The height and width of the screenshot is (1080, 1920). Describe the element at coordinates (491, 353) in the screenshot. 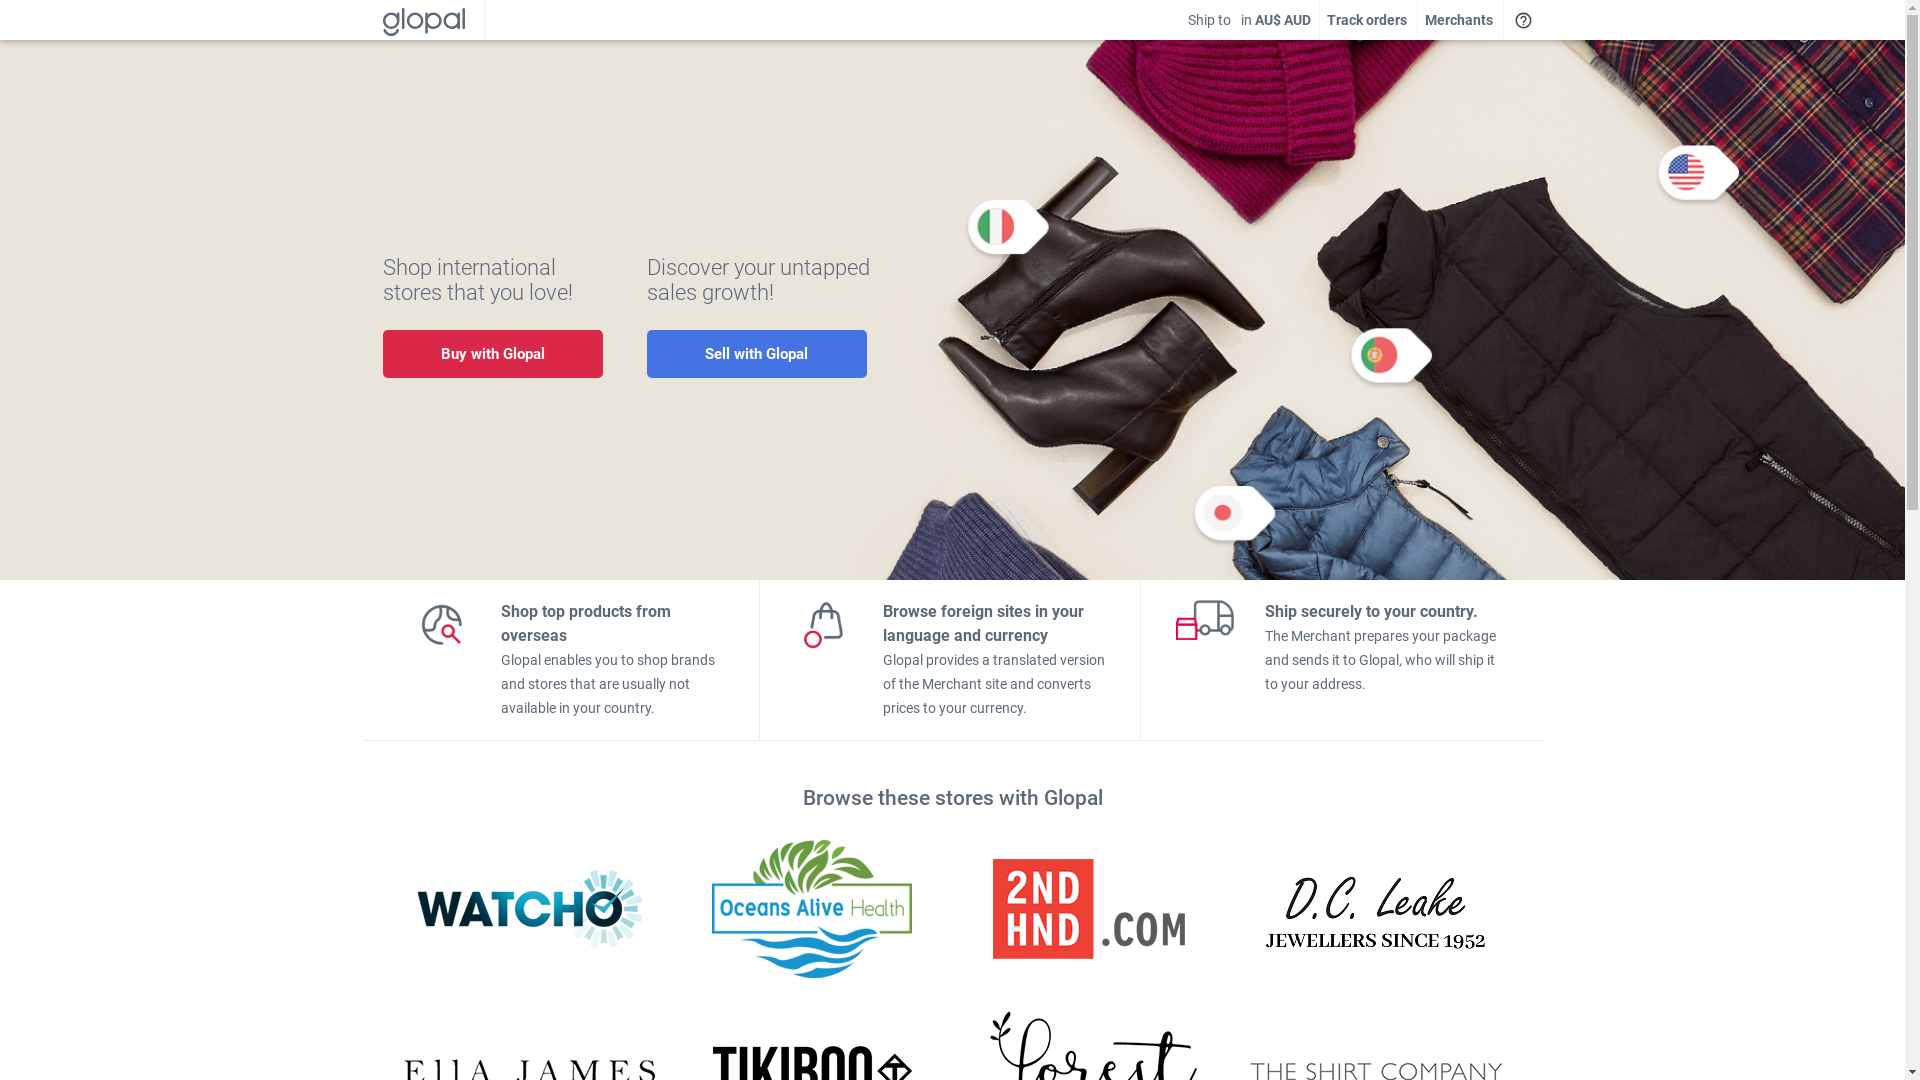

I see `'Buy with Glopal'` at that location.